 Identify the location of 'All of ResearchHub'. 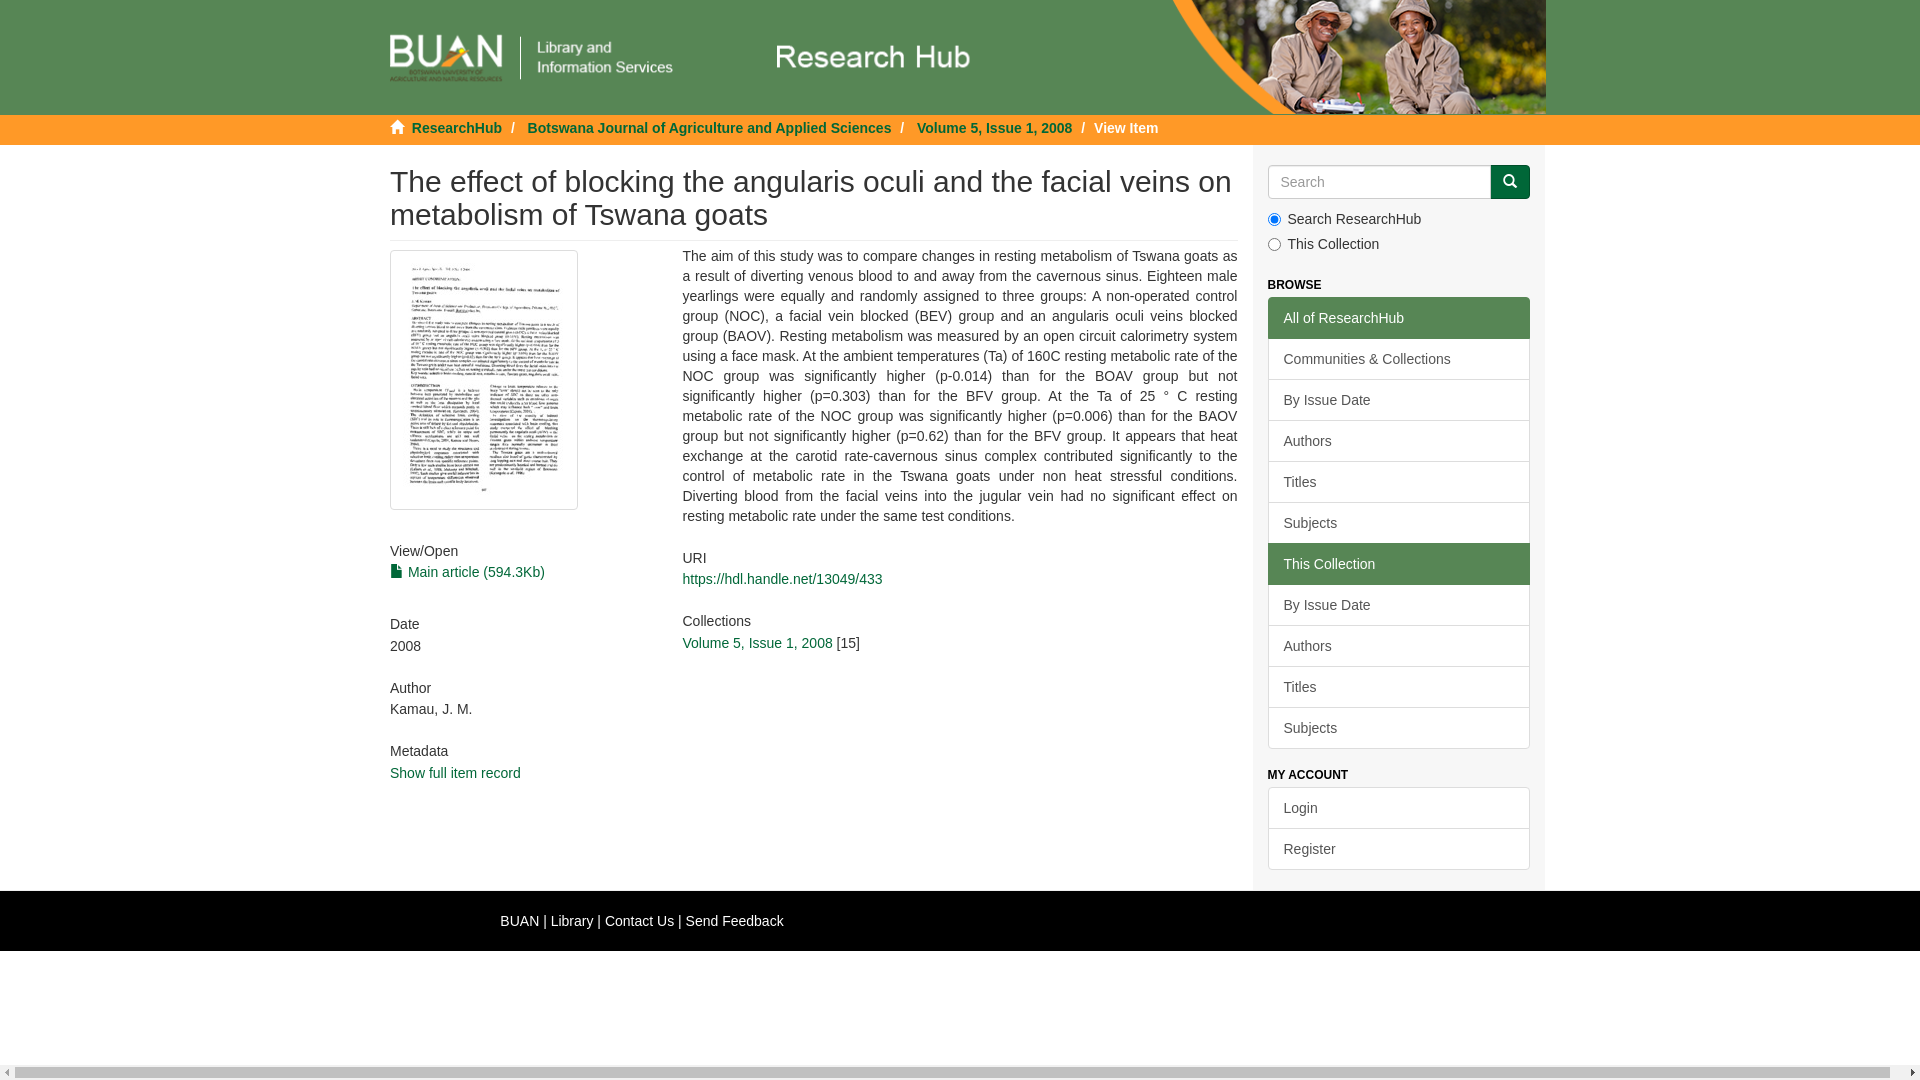
(1398, 316).